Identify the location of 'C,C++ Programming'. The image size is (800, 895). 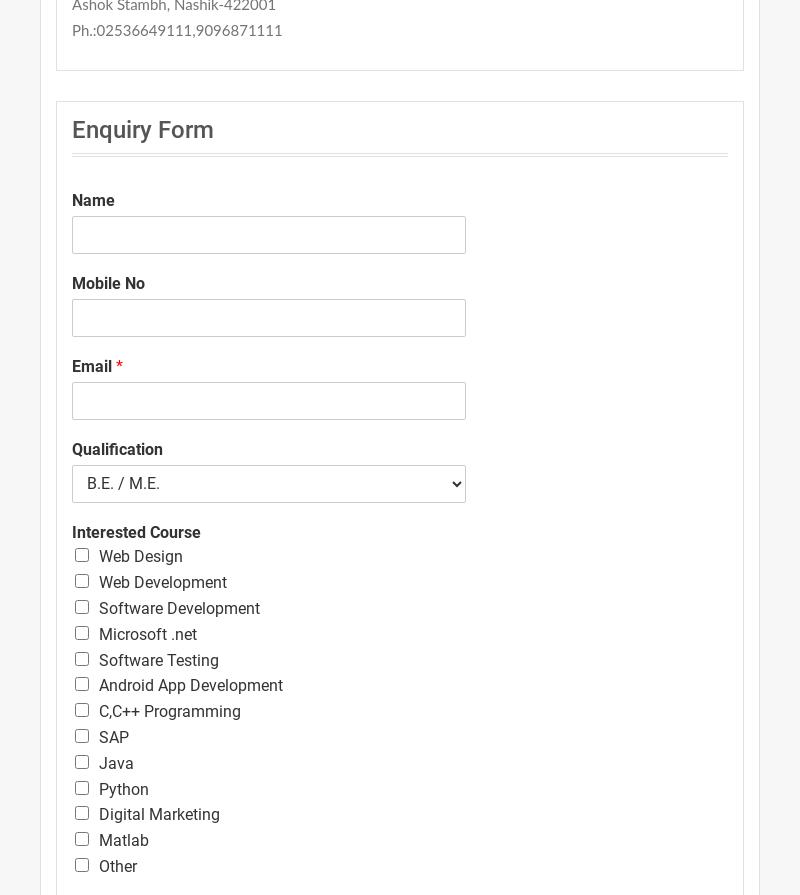
(98, 710).